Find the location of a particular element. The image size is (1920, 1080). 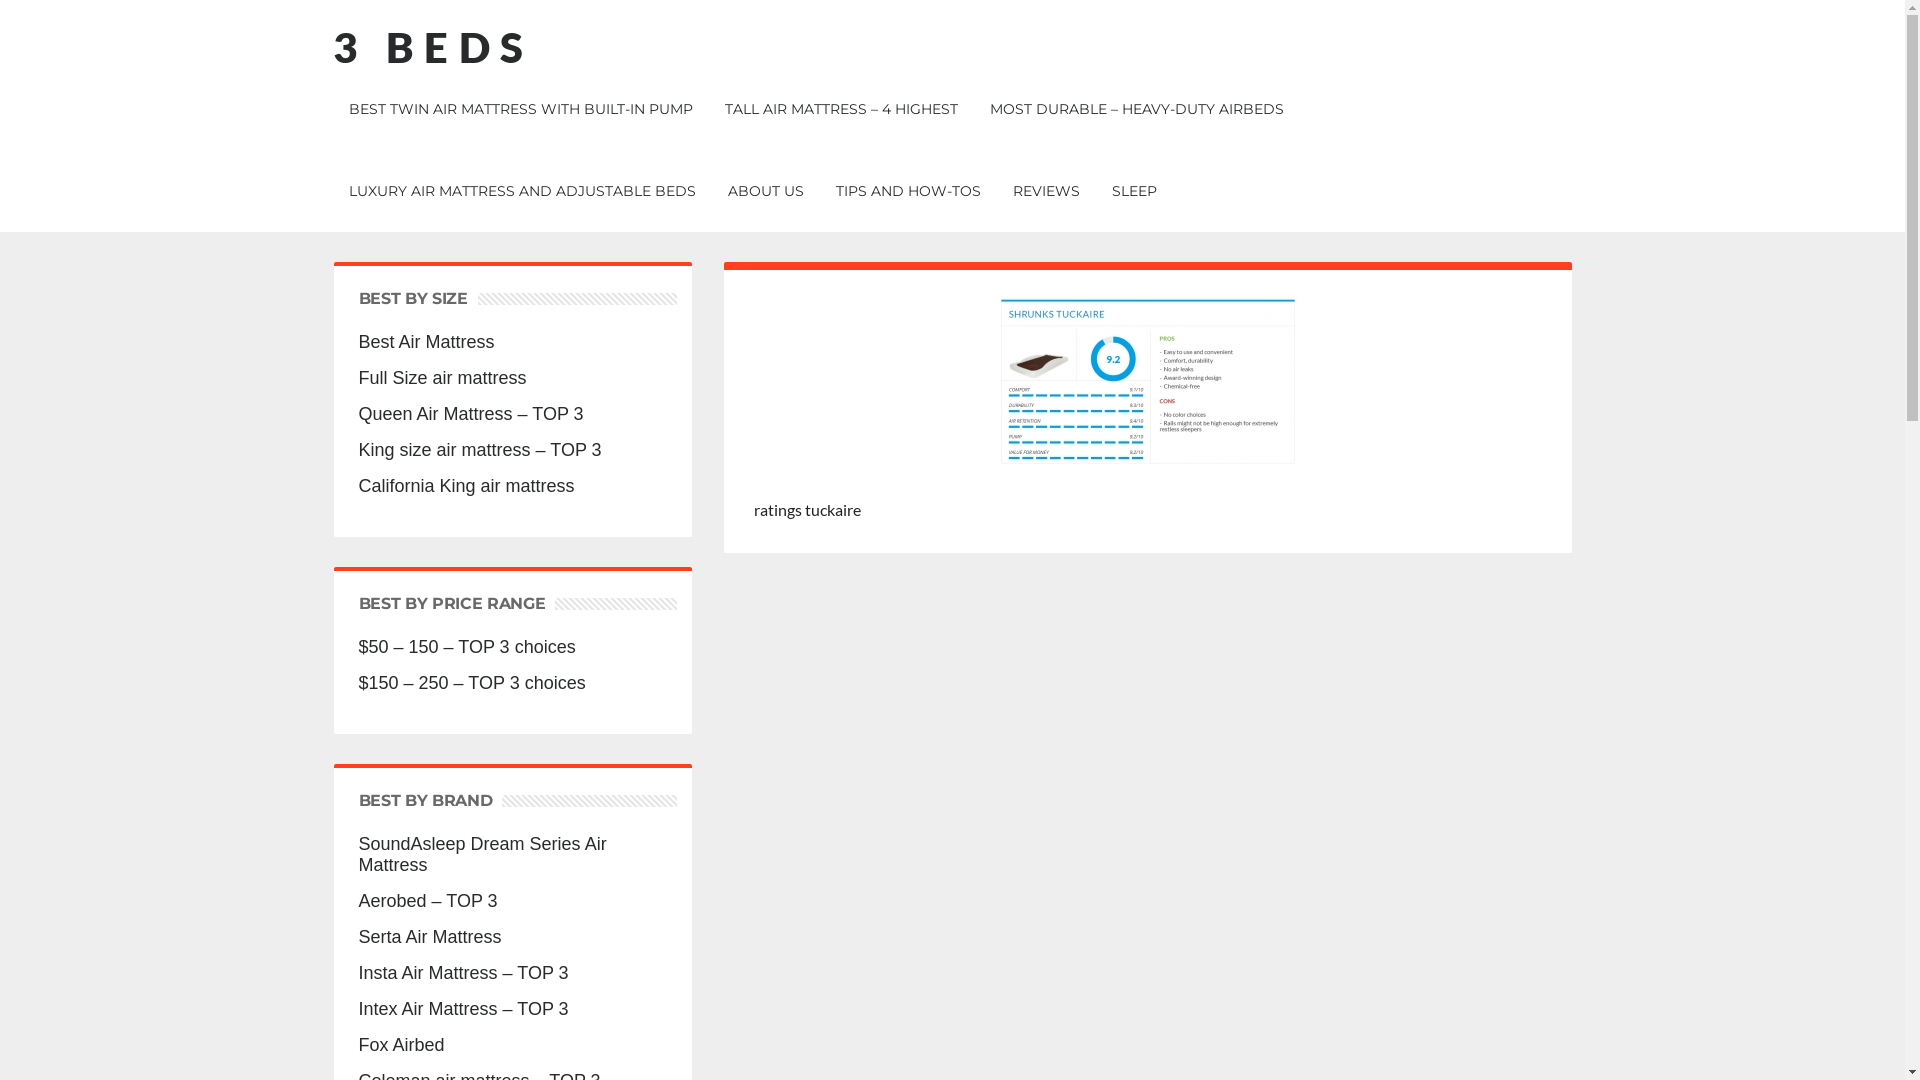

'3 BEDS' is located at coordinates (331, 45).